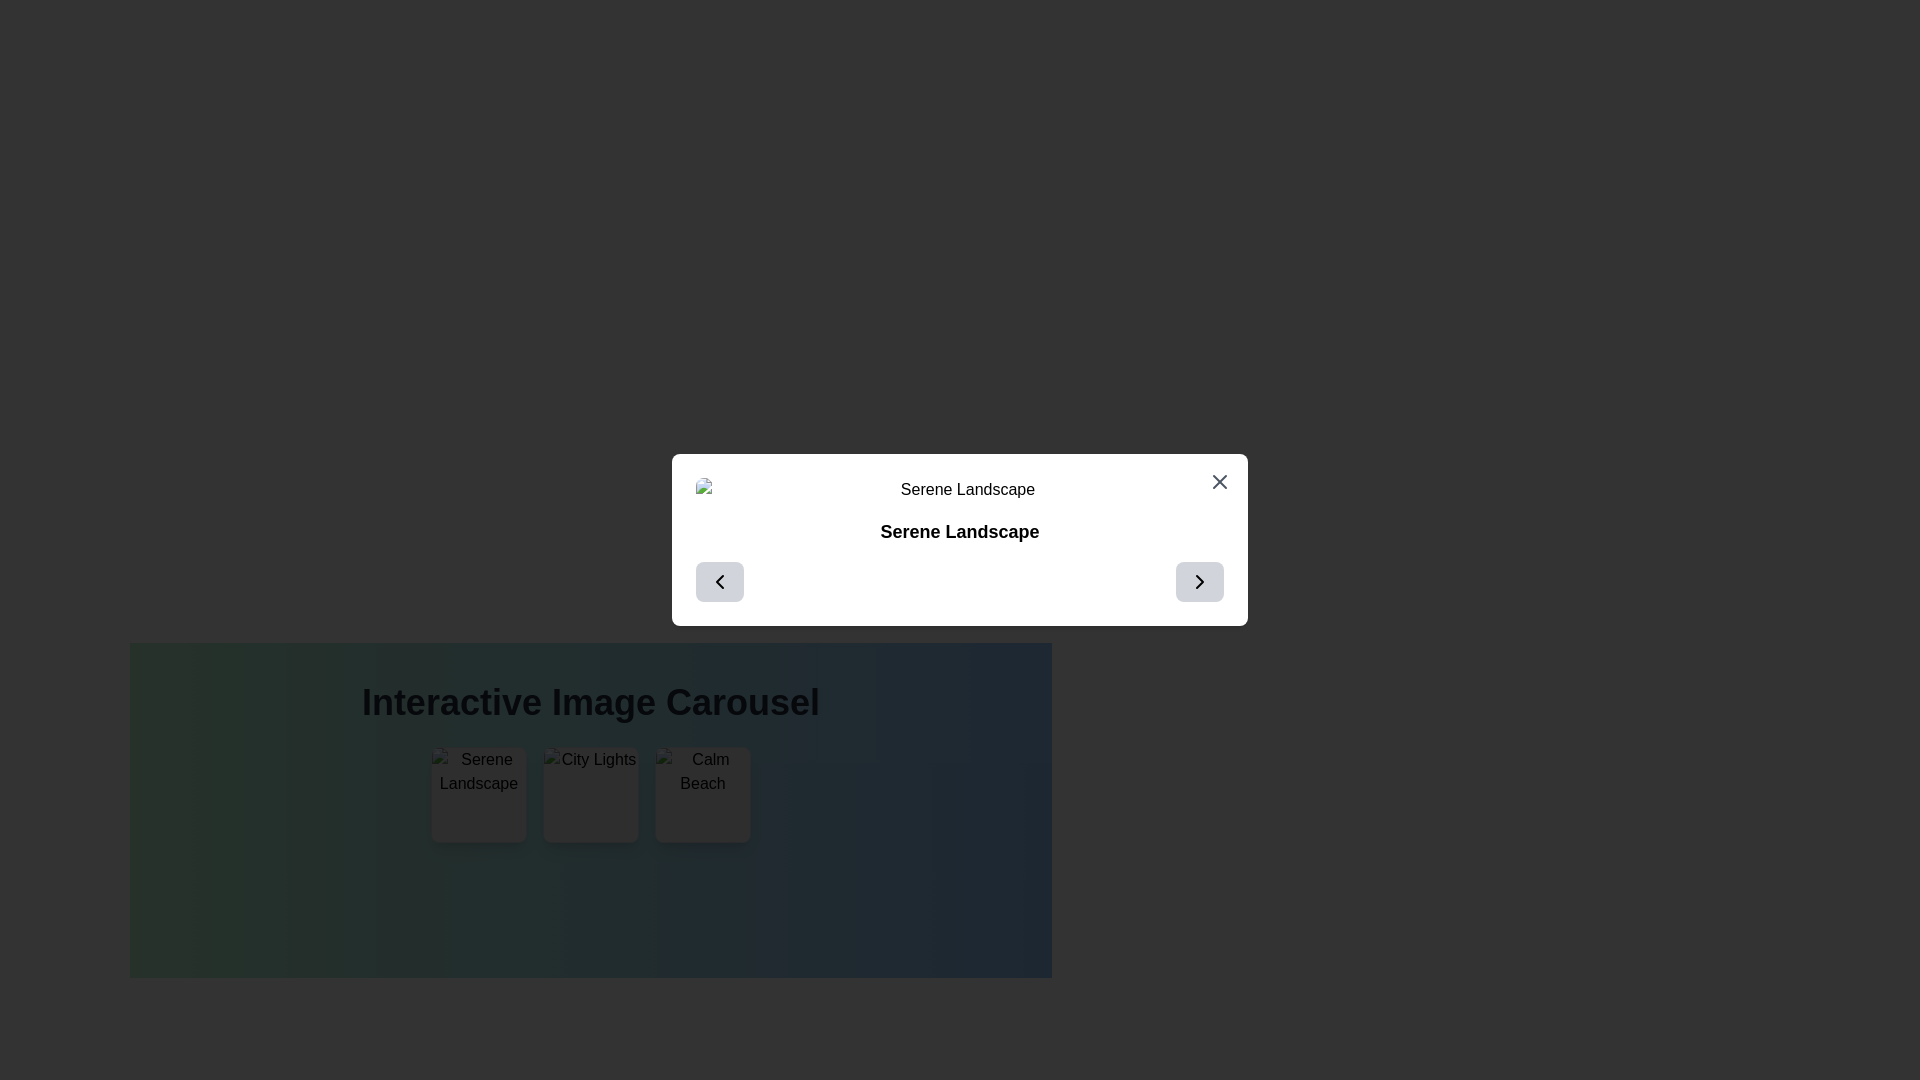  What do you see at coordinates (702, 793) in the screenshot?
I see `the interactive tile displaying the image with alt text 'Calm Beach'` at bounding box center [702, 793].